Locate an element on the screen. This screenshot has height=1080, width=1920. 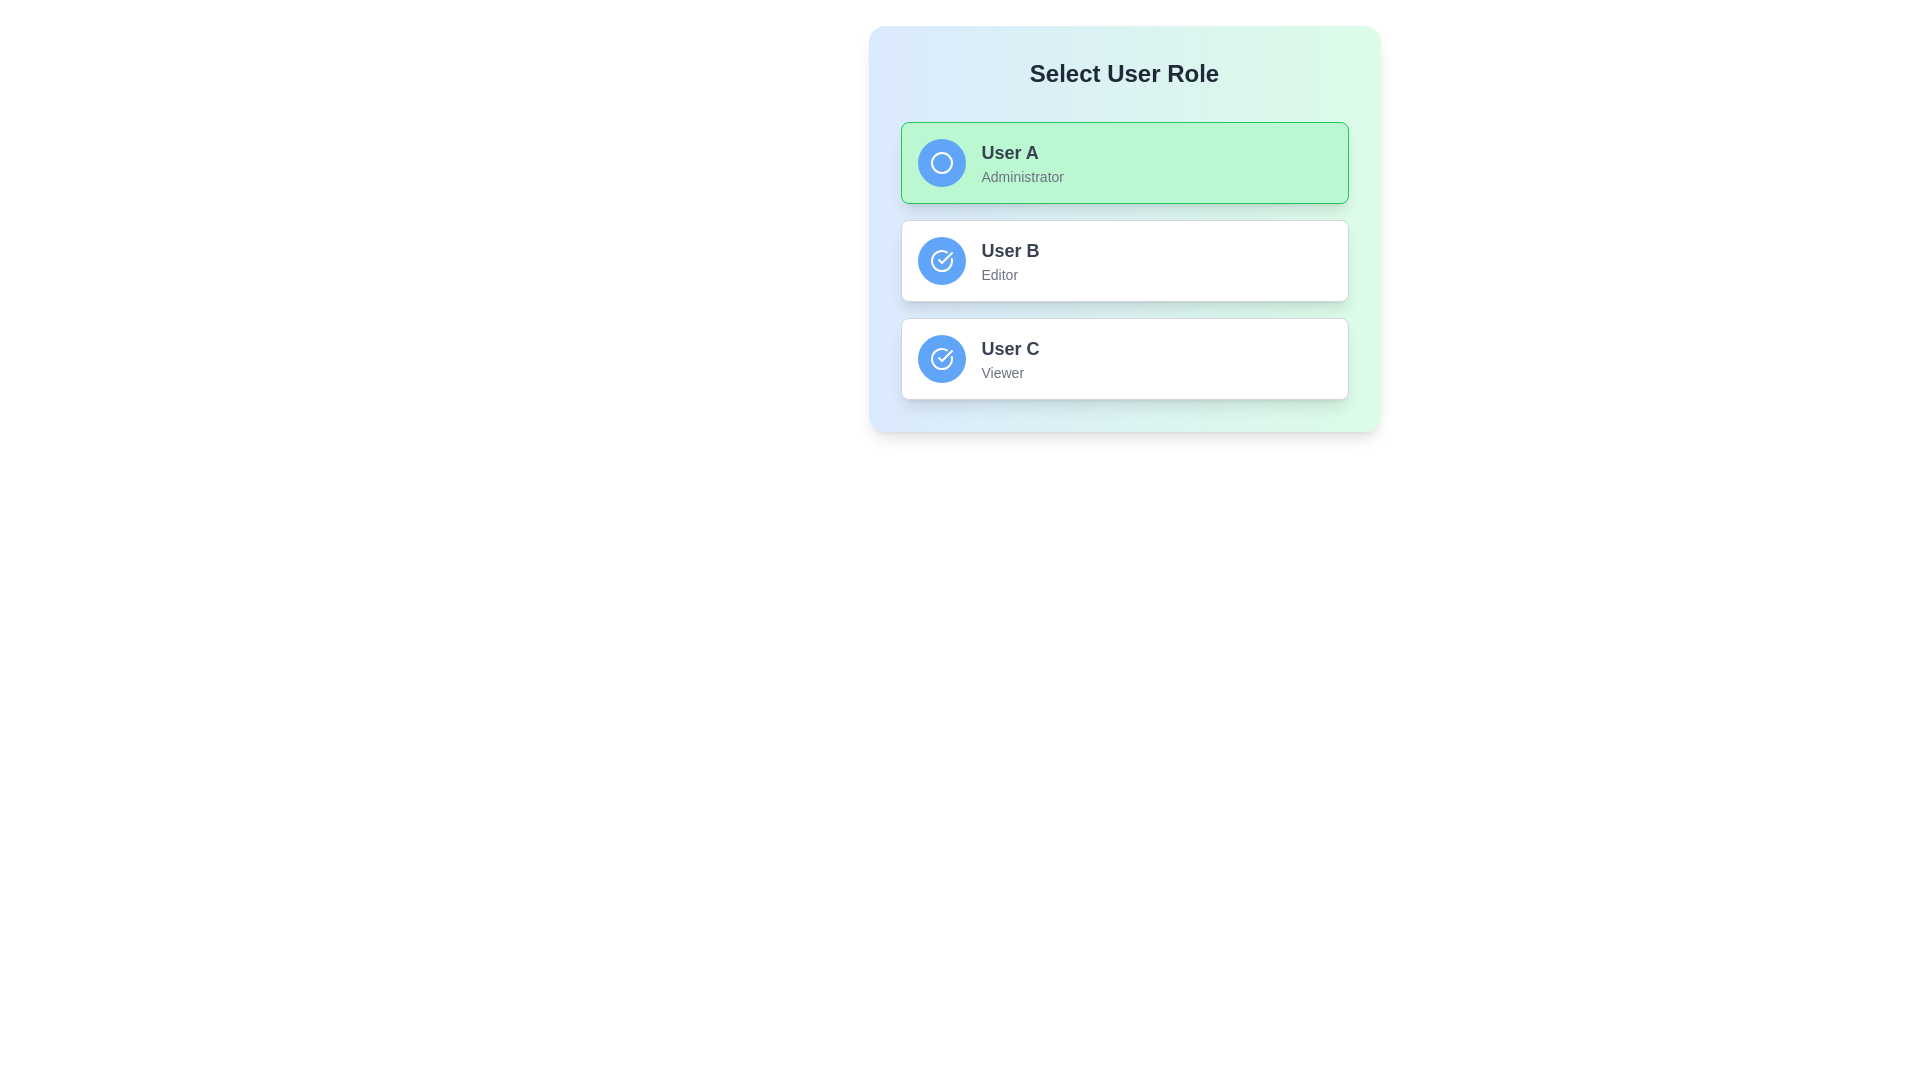
the text label indicating the role associated with 'User B', which is located directly below the text 'User B' in the options list under the 'Select User Role' heading is located at coordinates (1010, 274).